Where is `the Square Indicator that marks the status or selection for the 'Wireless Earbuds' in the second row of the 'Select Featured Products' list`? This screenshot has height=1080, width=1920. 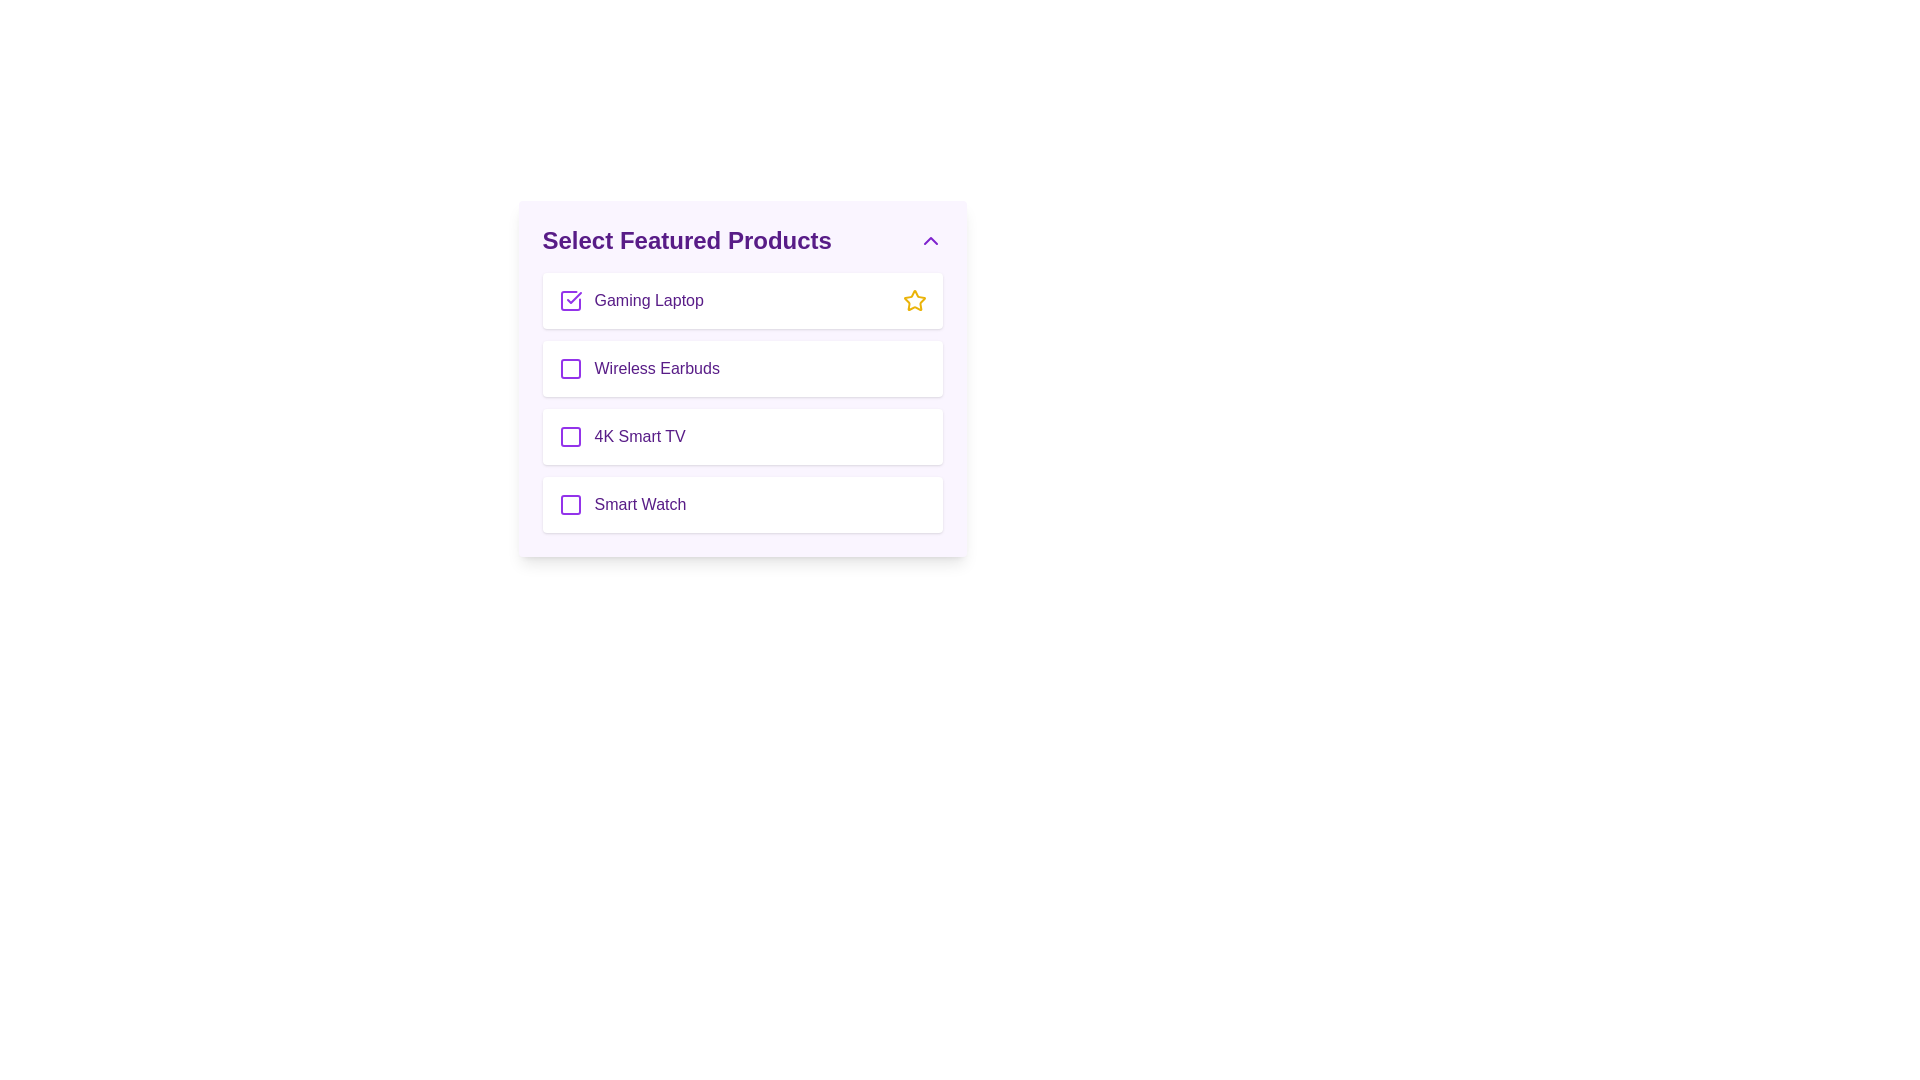 the Square Indicator that marks the status or selection for the 'Wireless Earbuds' in the second row of the 'Select Featured Products' list is located at coordinates (569, 369).